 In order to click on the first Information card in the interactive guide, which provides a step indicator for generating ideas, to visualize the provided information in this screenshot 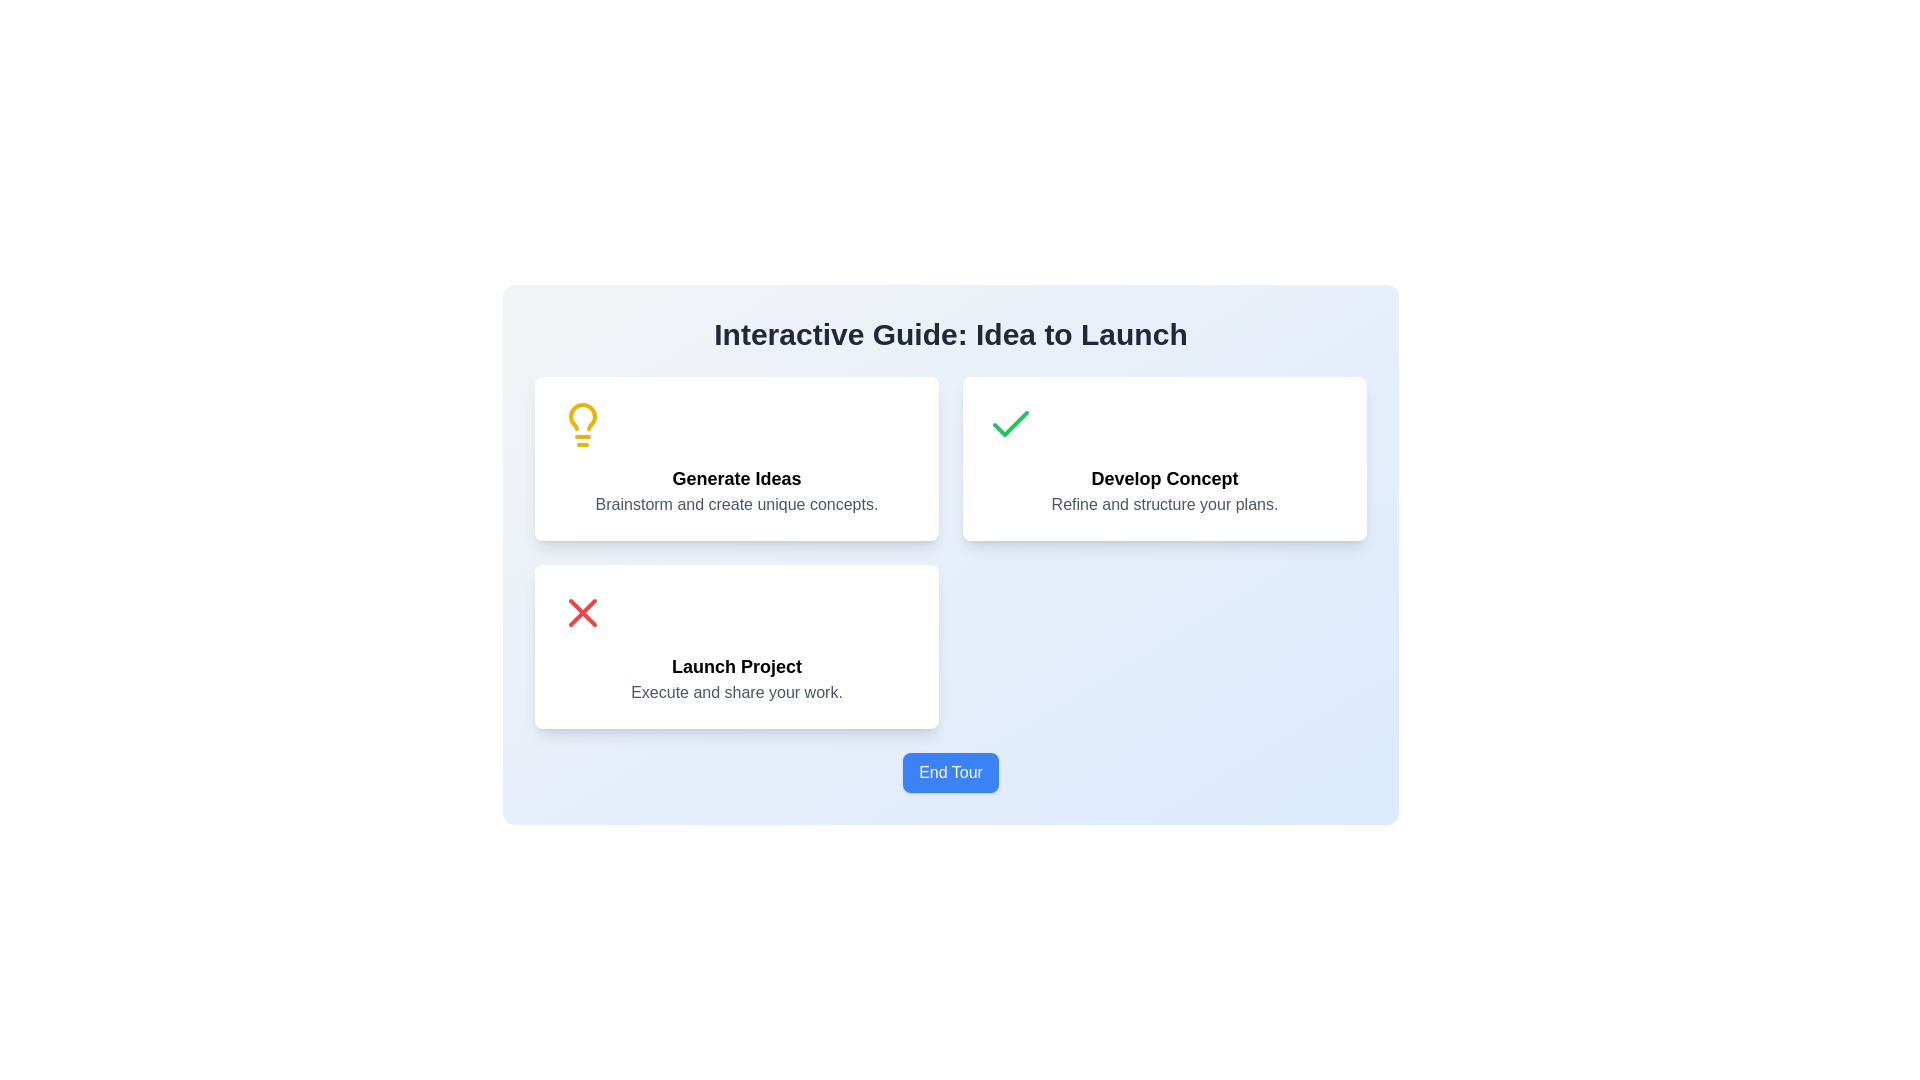, I will do `click(736, 459)`.